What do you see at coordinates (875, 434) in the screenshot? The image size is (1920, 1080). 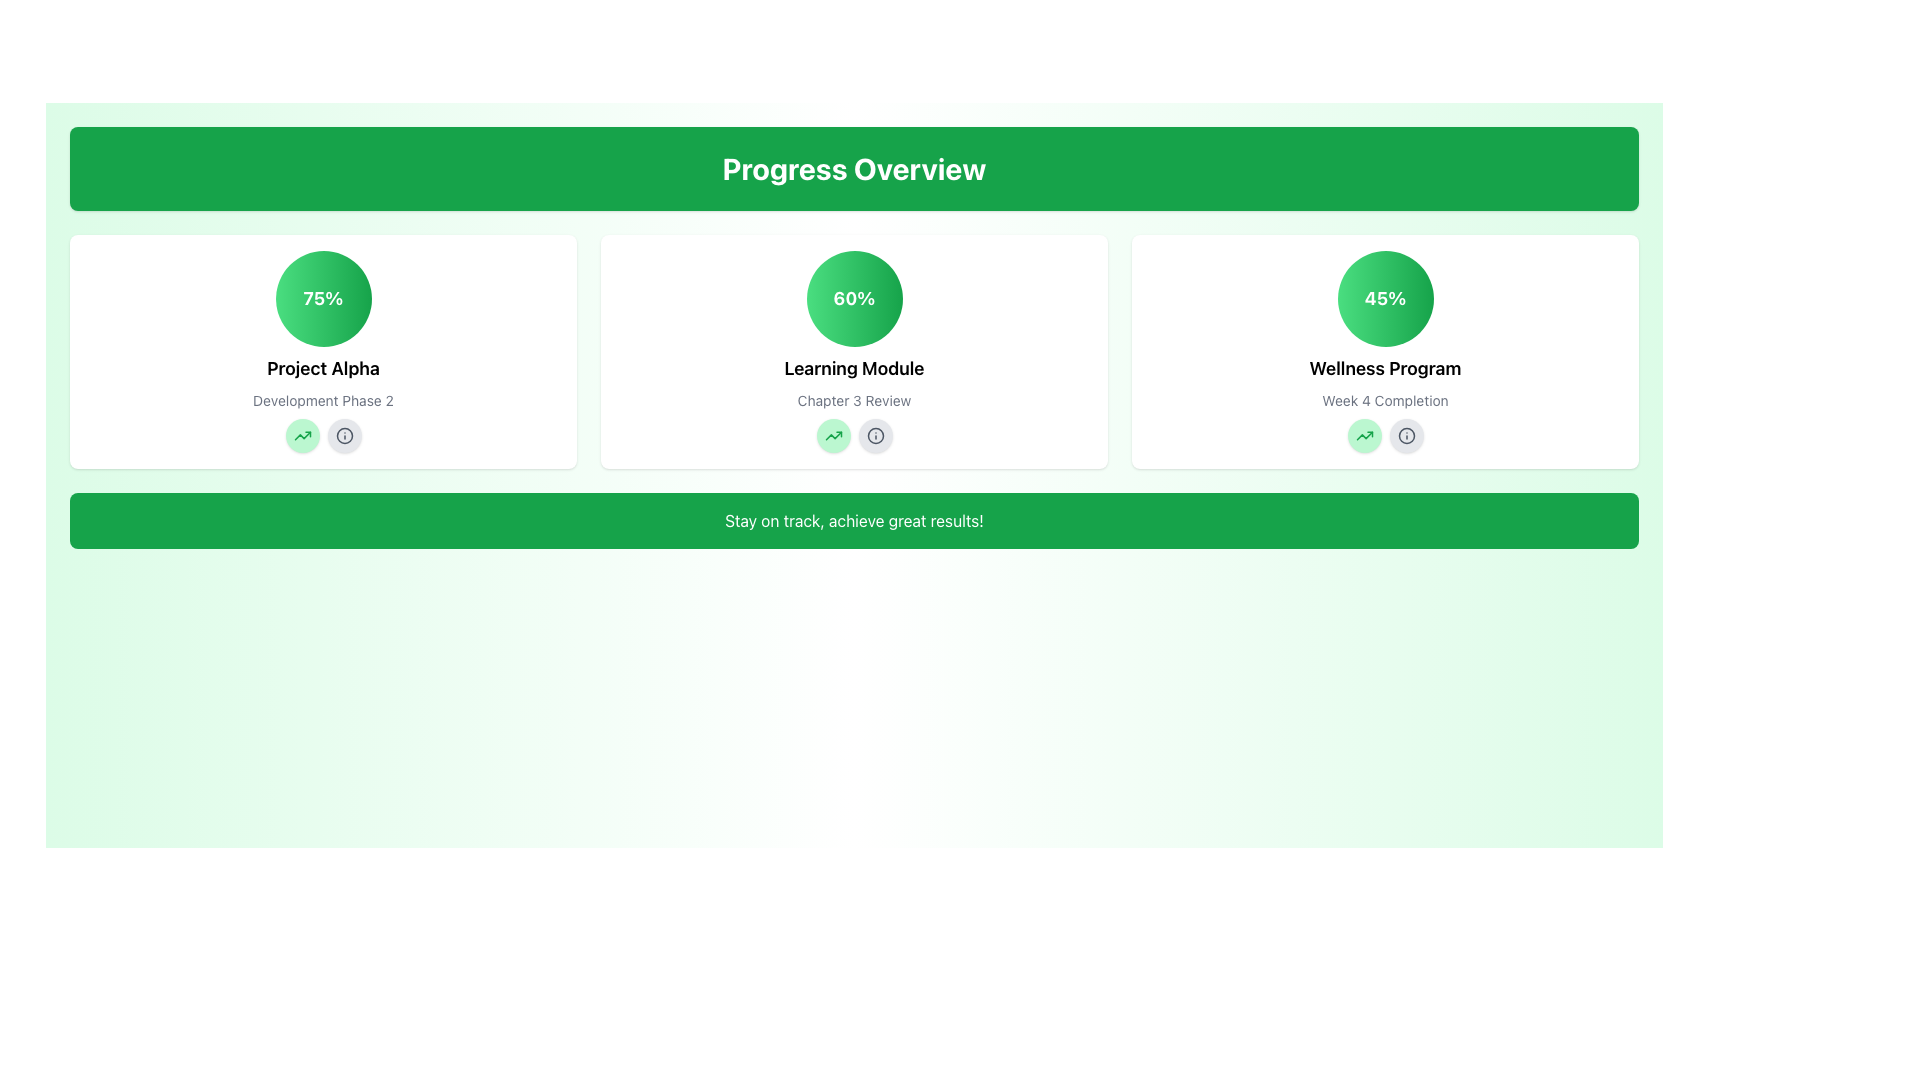 I see `the circular informational button with a light gray background and dark gray border, located in the 'Learning Module' card` at bounding box center [875, 434].